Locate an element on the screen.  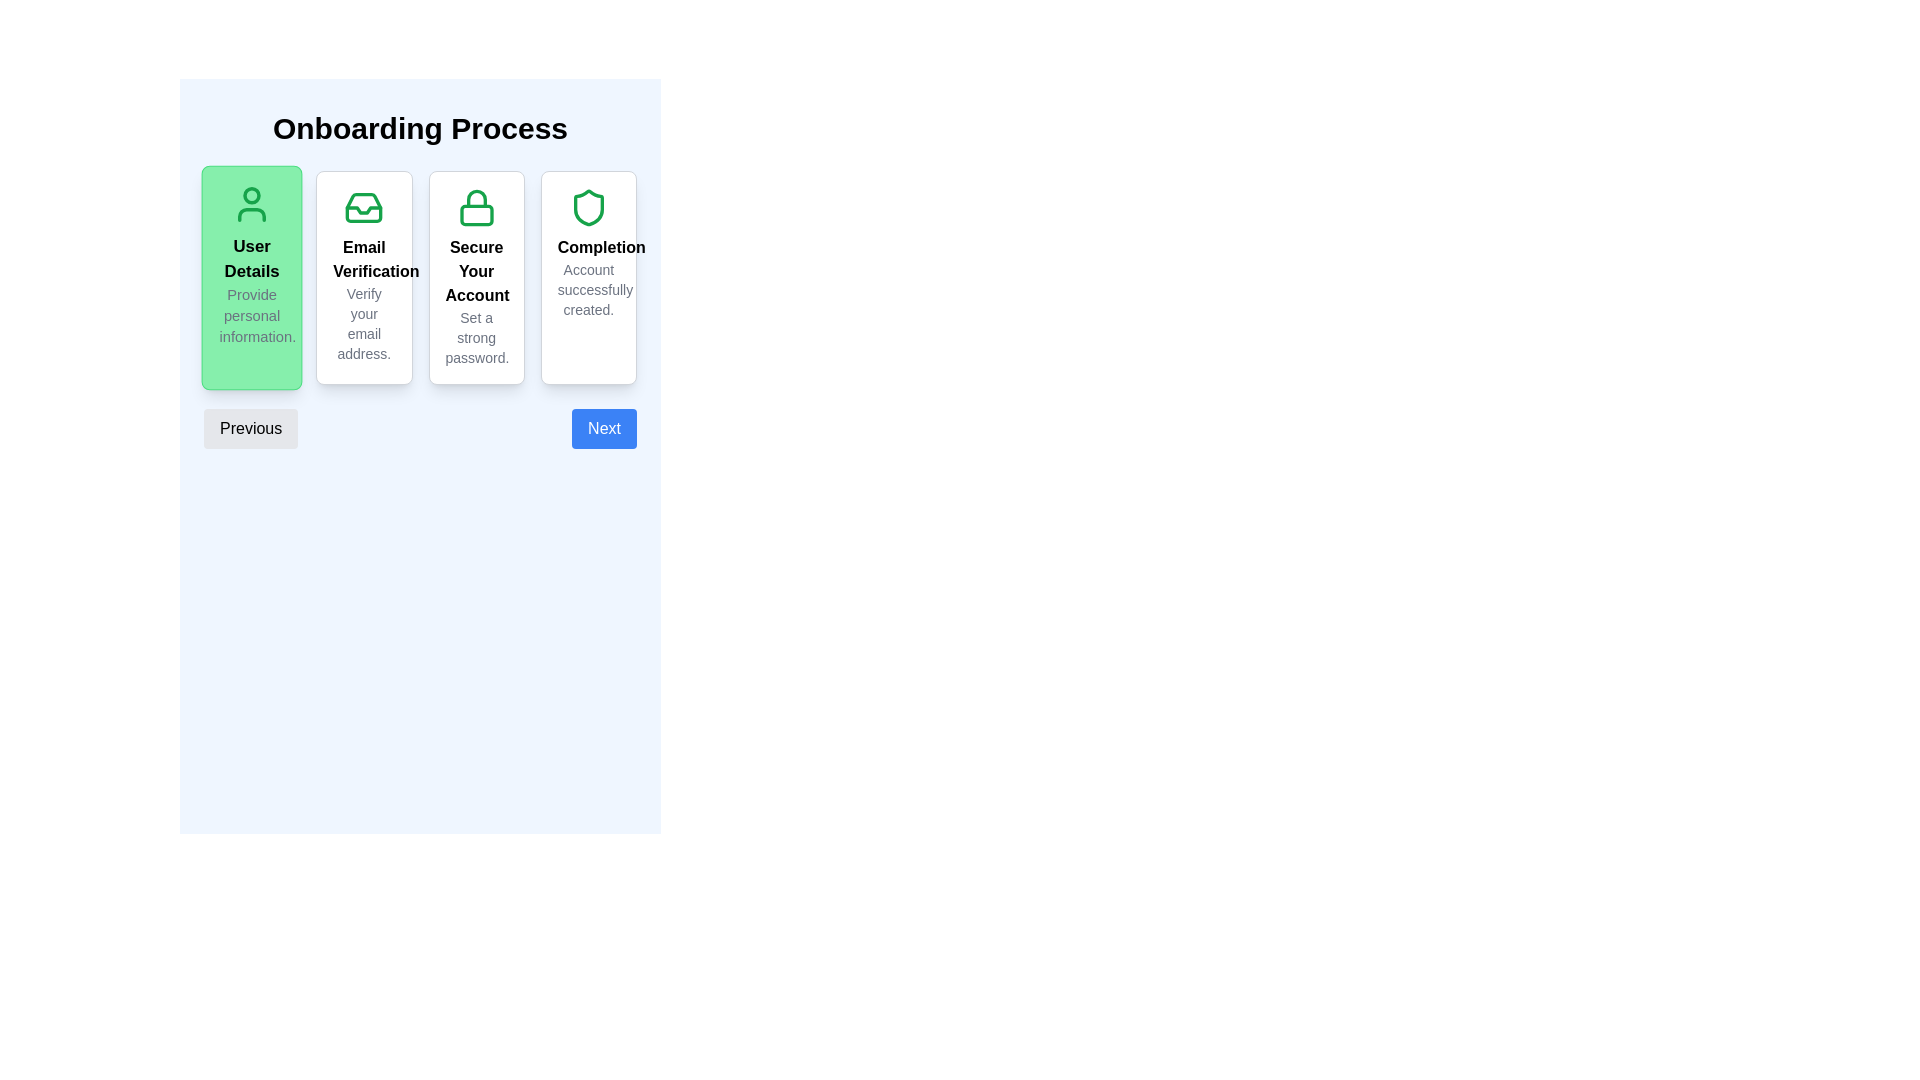
message displayed in the small text block that says 'Account successfully created.' located below the 'Completion' title and adjacent to the green shield icon is located at coordinates (587, 289).